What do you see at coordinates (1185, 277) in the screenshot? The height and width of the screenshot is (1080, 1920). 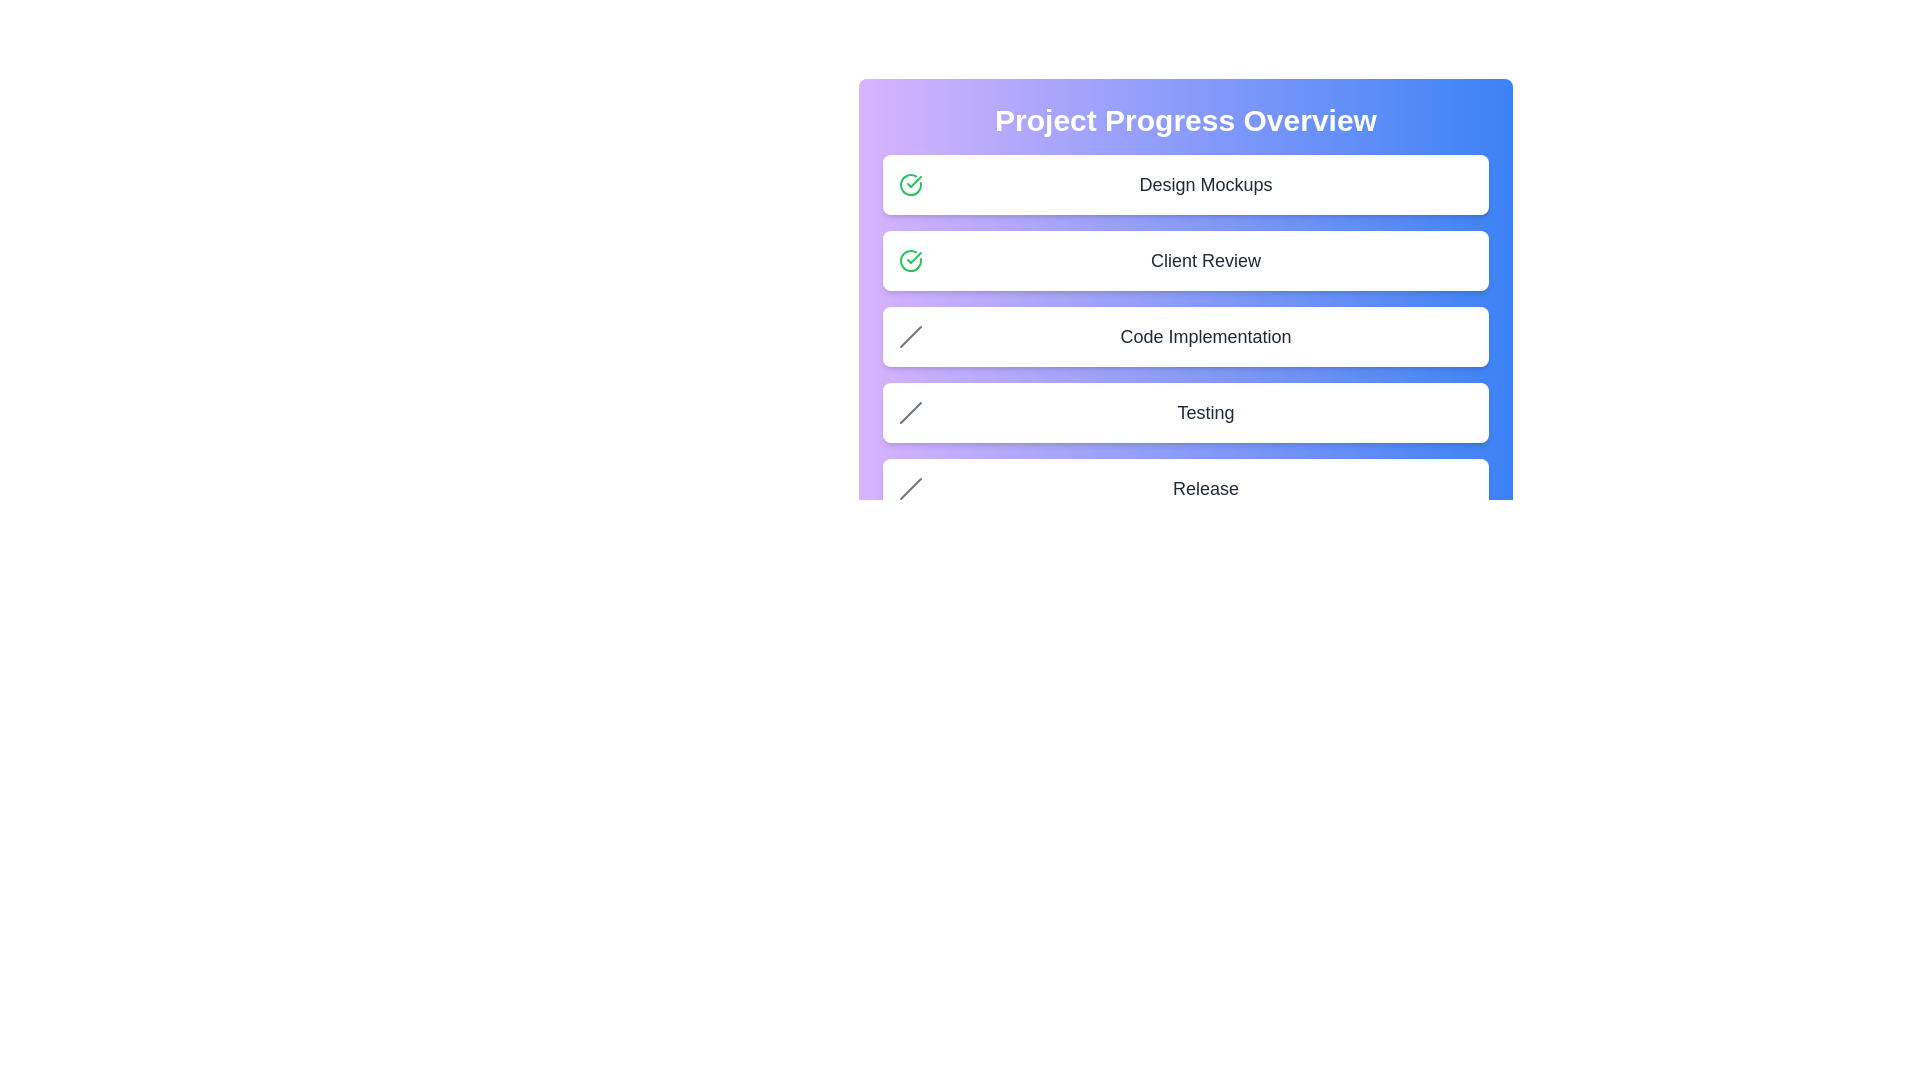 I see `the 'Client Review' milestone block in the project tracking interface` at bounding box center [1185, 277].